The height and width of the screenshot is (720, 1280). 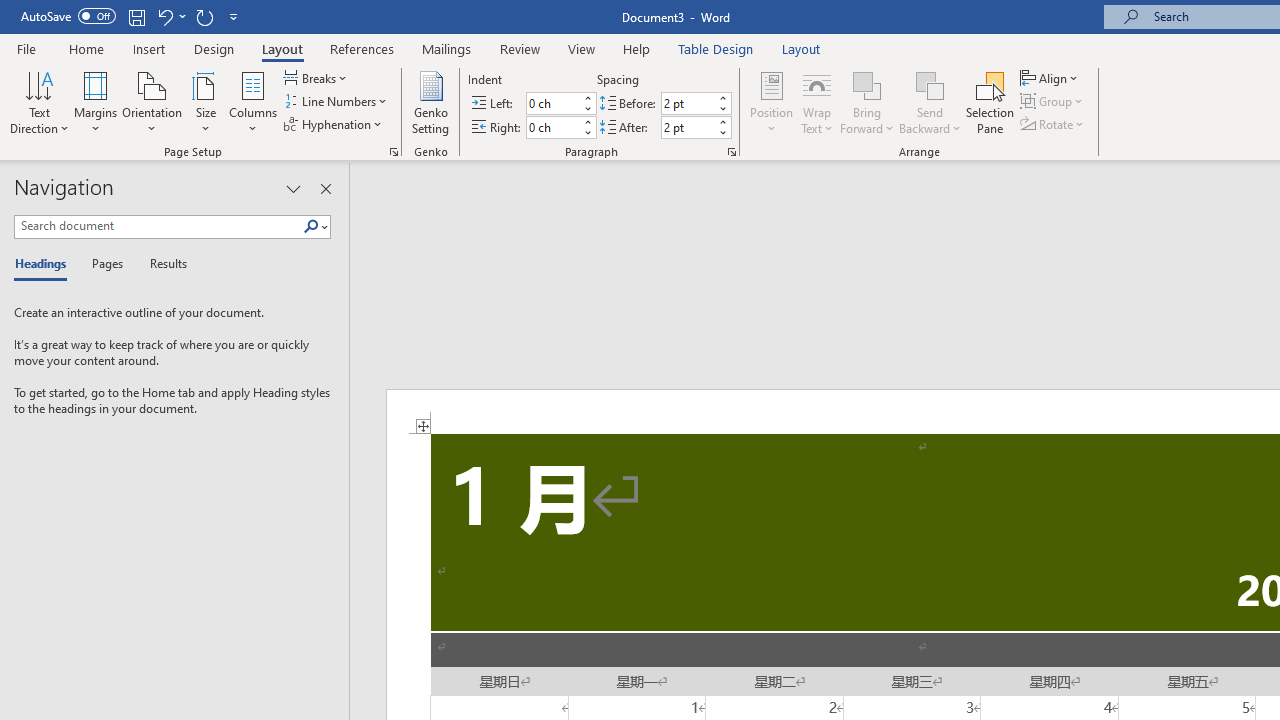 I want to click on 'Align', so click(x=1050, y=77).